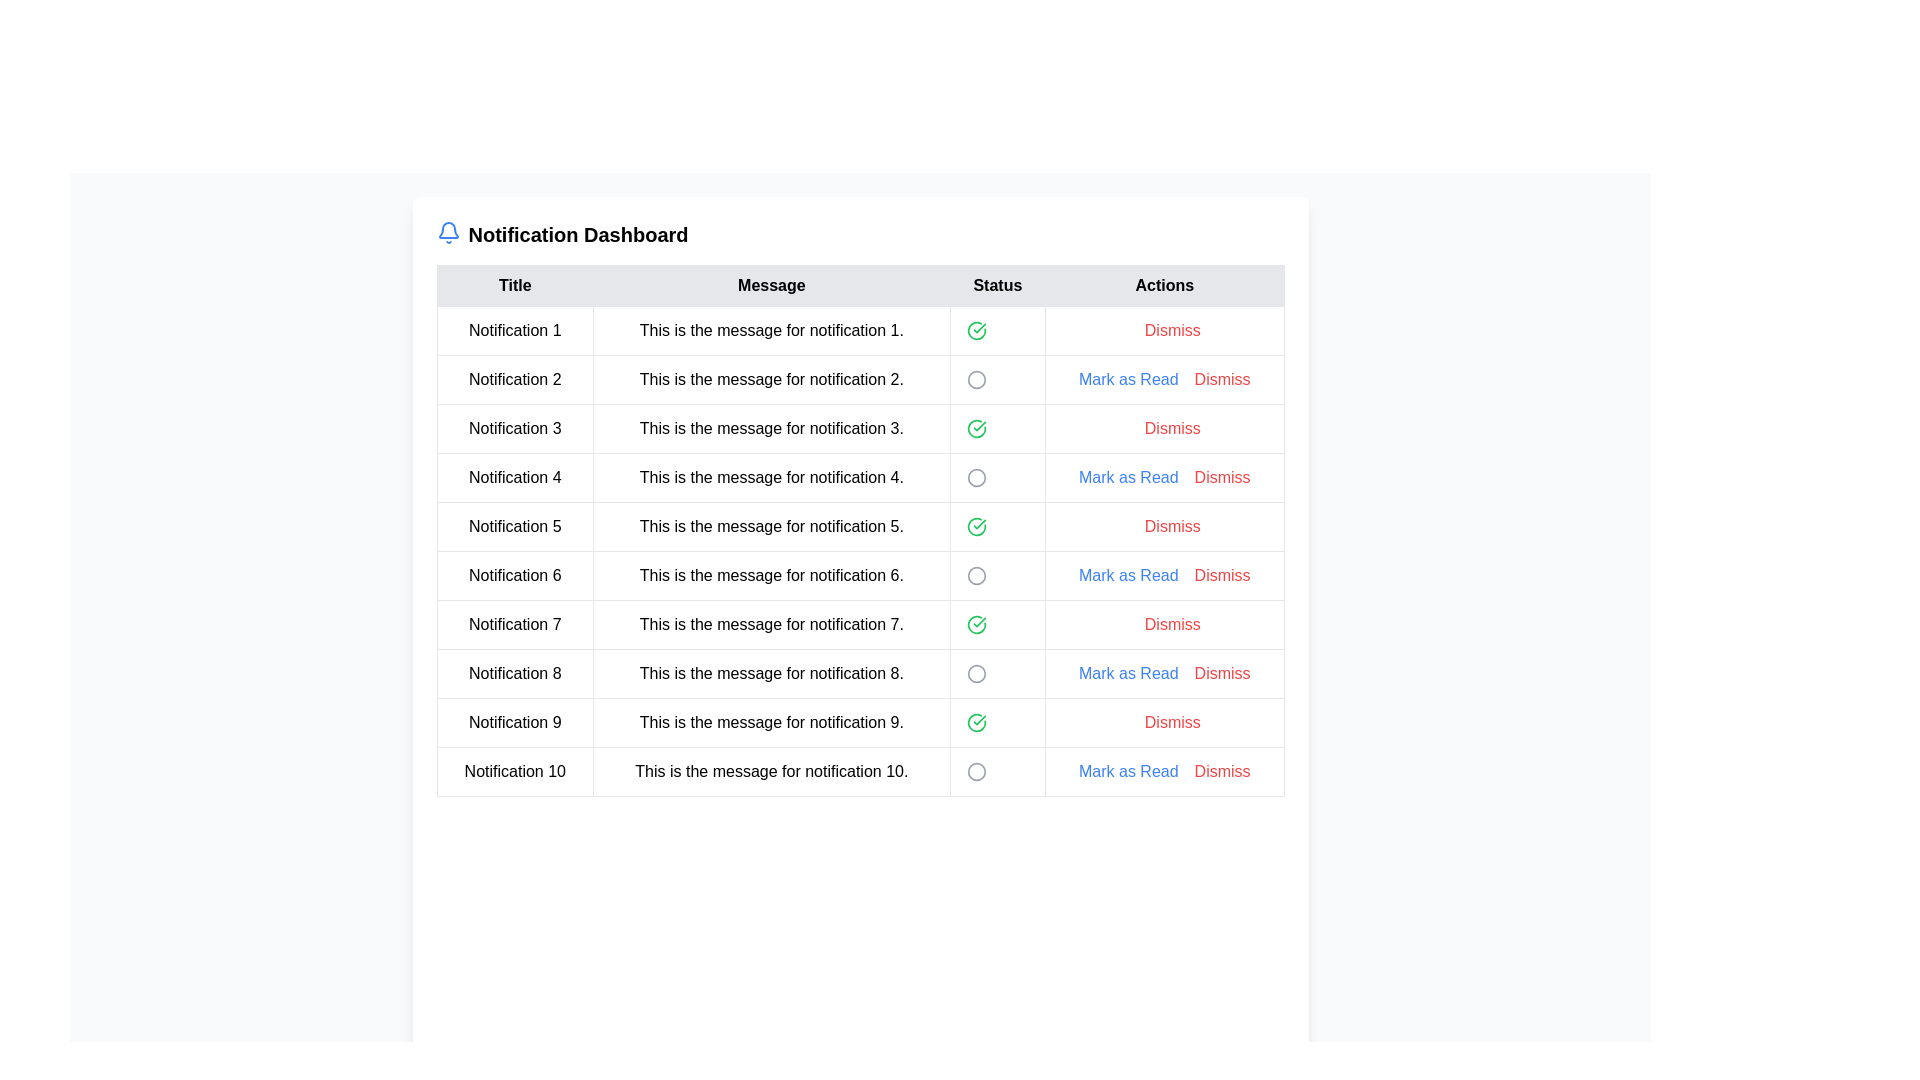 The image size is (1920, 1080). What do you see at coordinates (997, 380) in the screenshot?
I see `the visual status of the Status indicator located in the third cell of the row labeled 'Notification 2' in the 'Status' column` at bounding box center [997, 380].